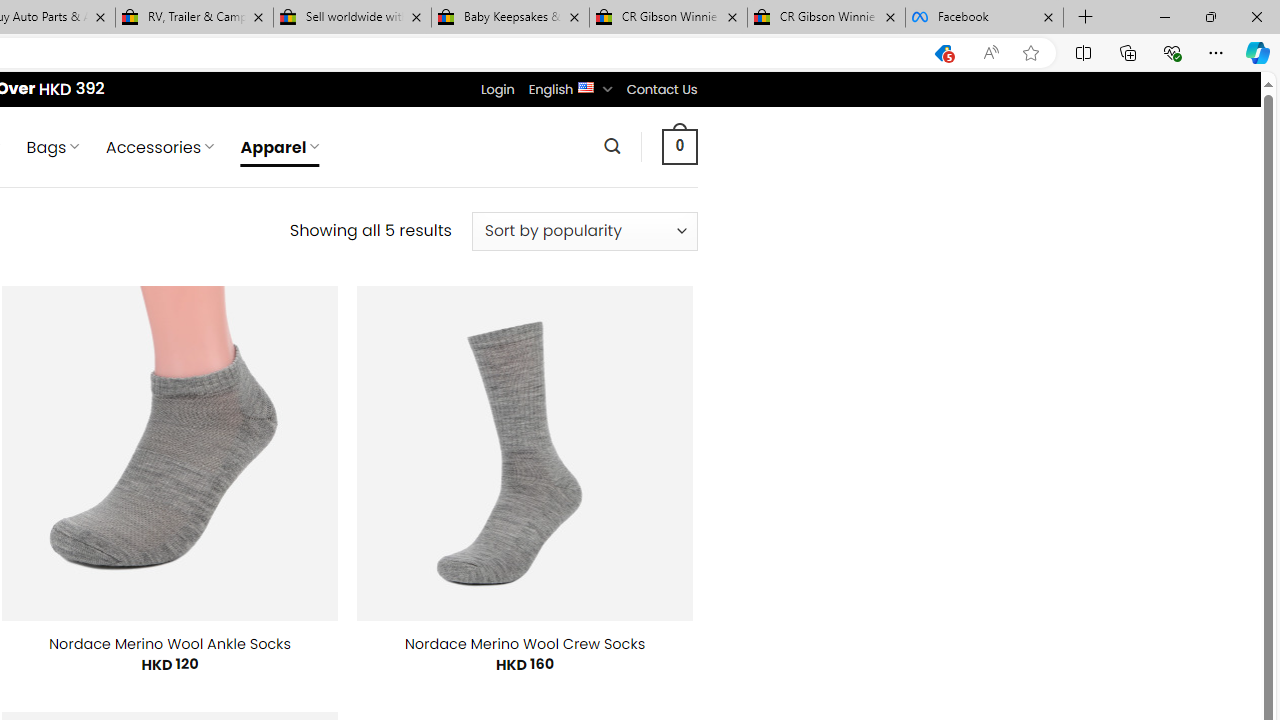 Image resolution: width=1280 pixels, height=720 pixels. I want to click on 'This site has coupons! Shopping in Microsoft Edge, 5', so click(942, 52).